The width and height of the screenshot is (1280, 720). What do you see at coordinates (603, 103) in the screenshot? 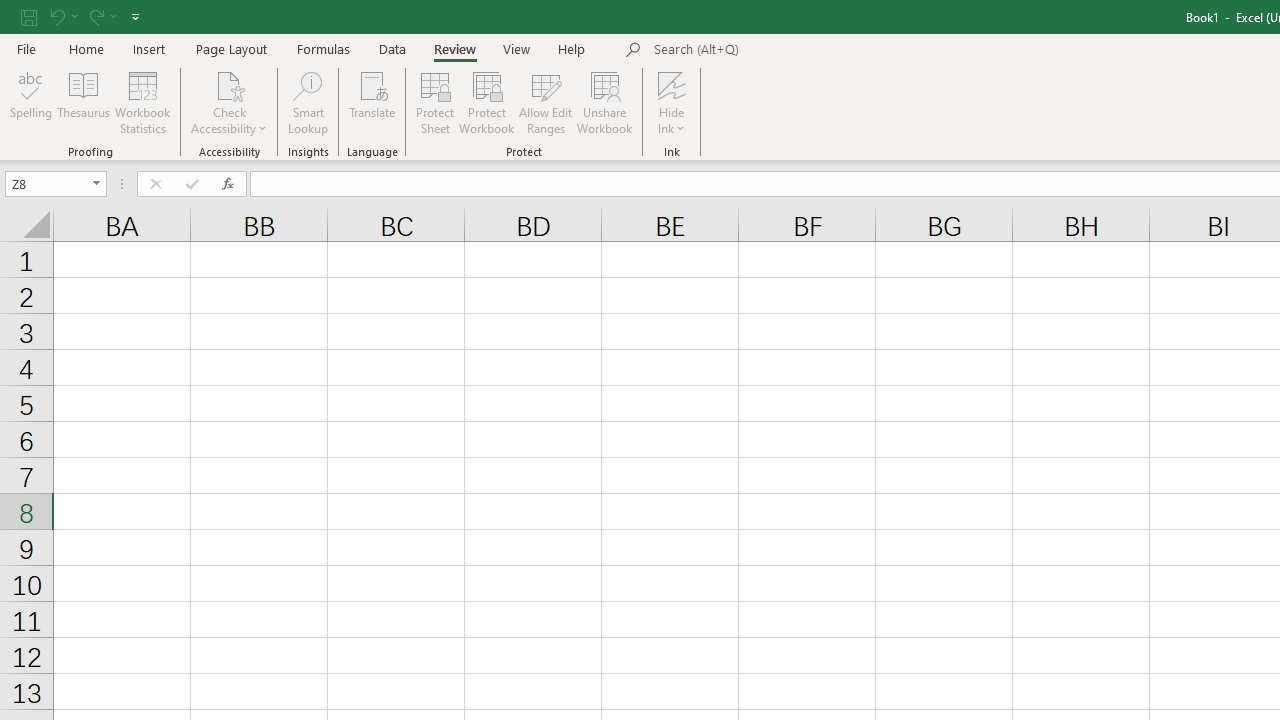
I see `'Unshare Workbook'` at bounding box center [603, 103].